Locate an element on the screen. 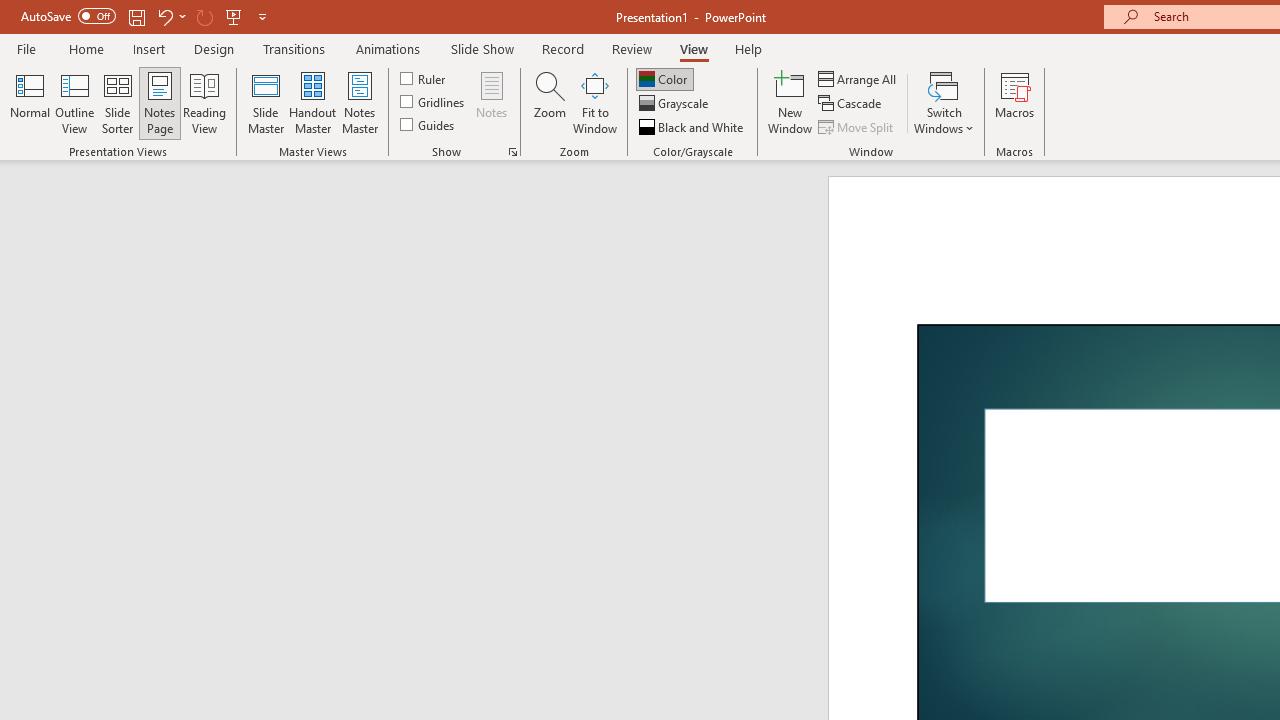  'Notes Master' is located at coordinates (360, 103).